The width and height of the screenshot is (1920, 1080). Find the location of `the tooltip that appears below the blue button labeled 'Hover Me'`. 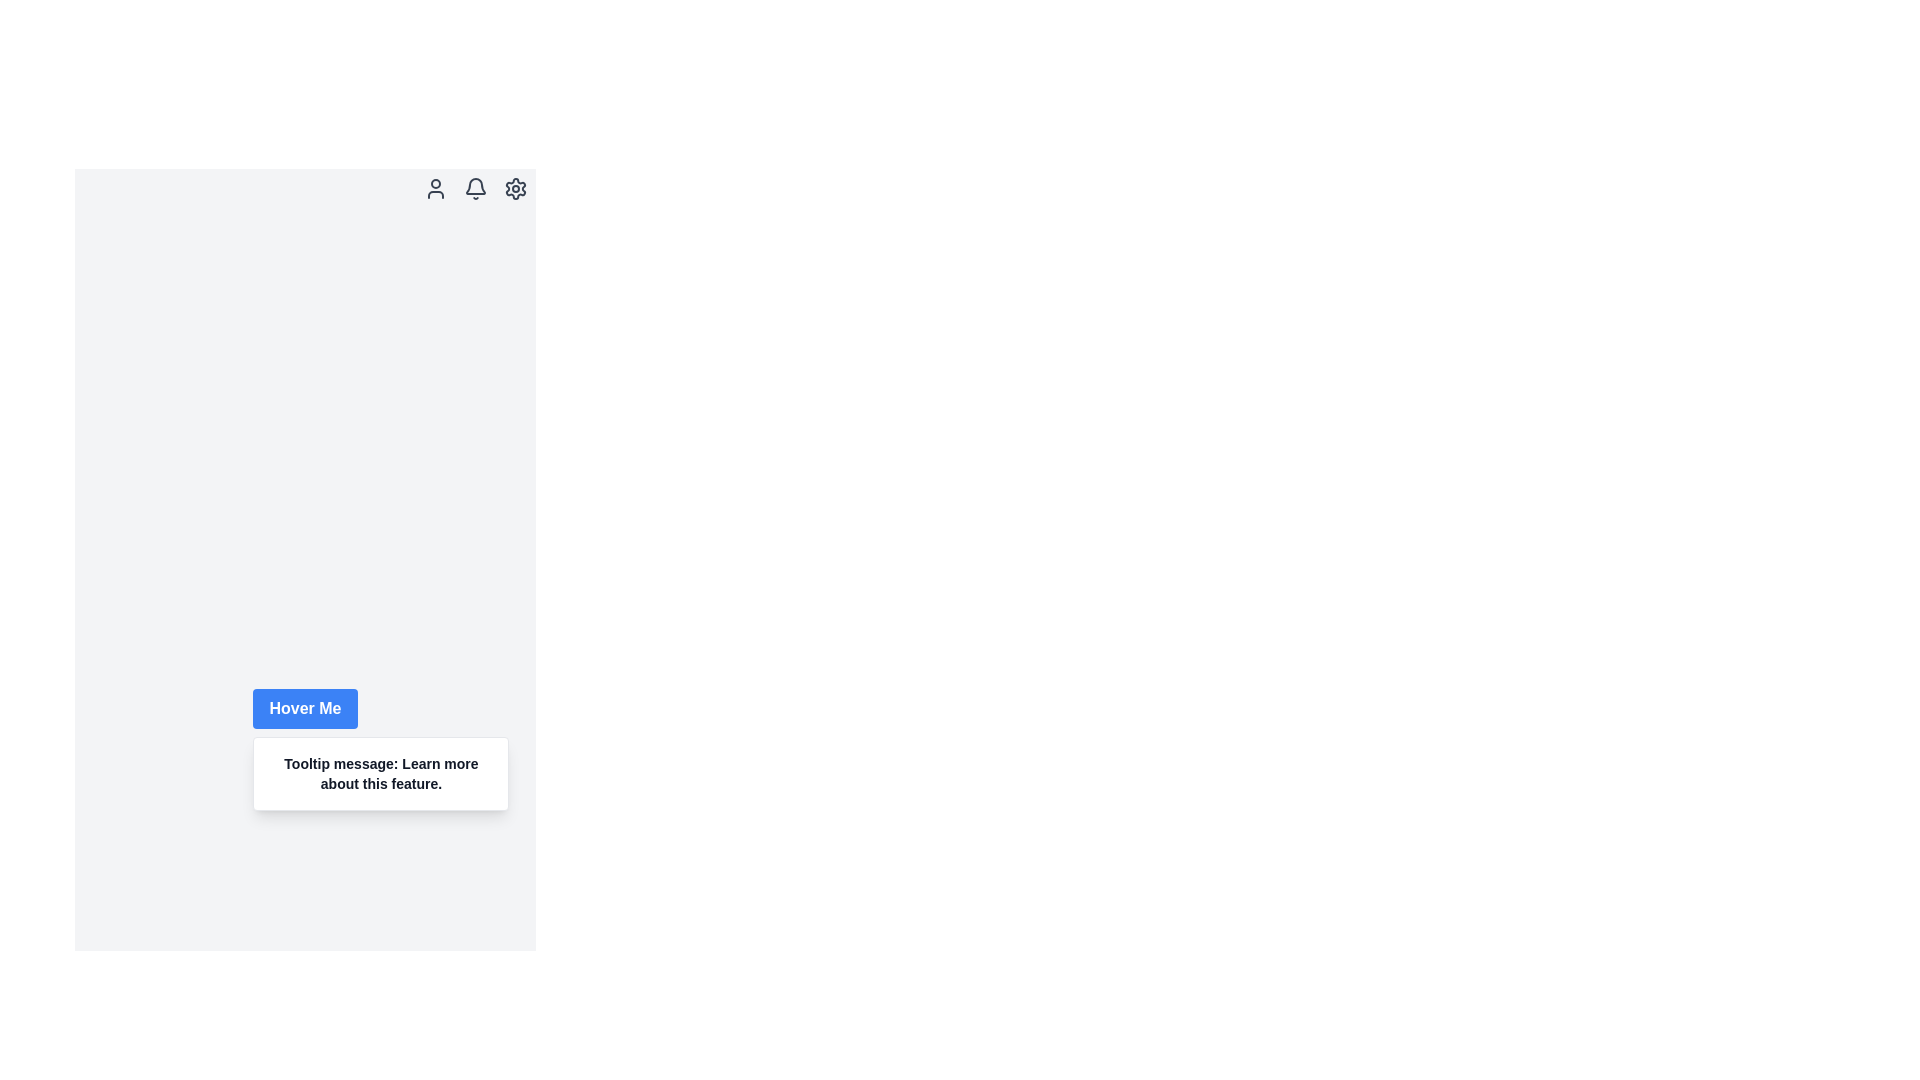

the tooltip that appears below the blue button labeled 'Hover Me' is located at coordinates (381, 773).